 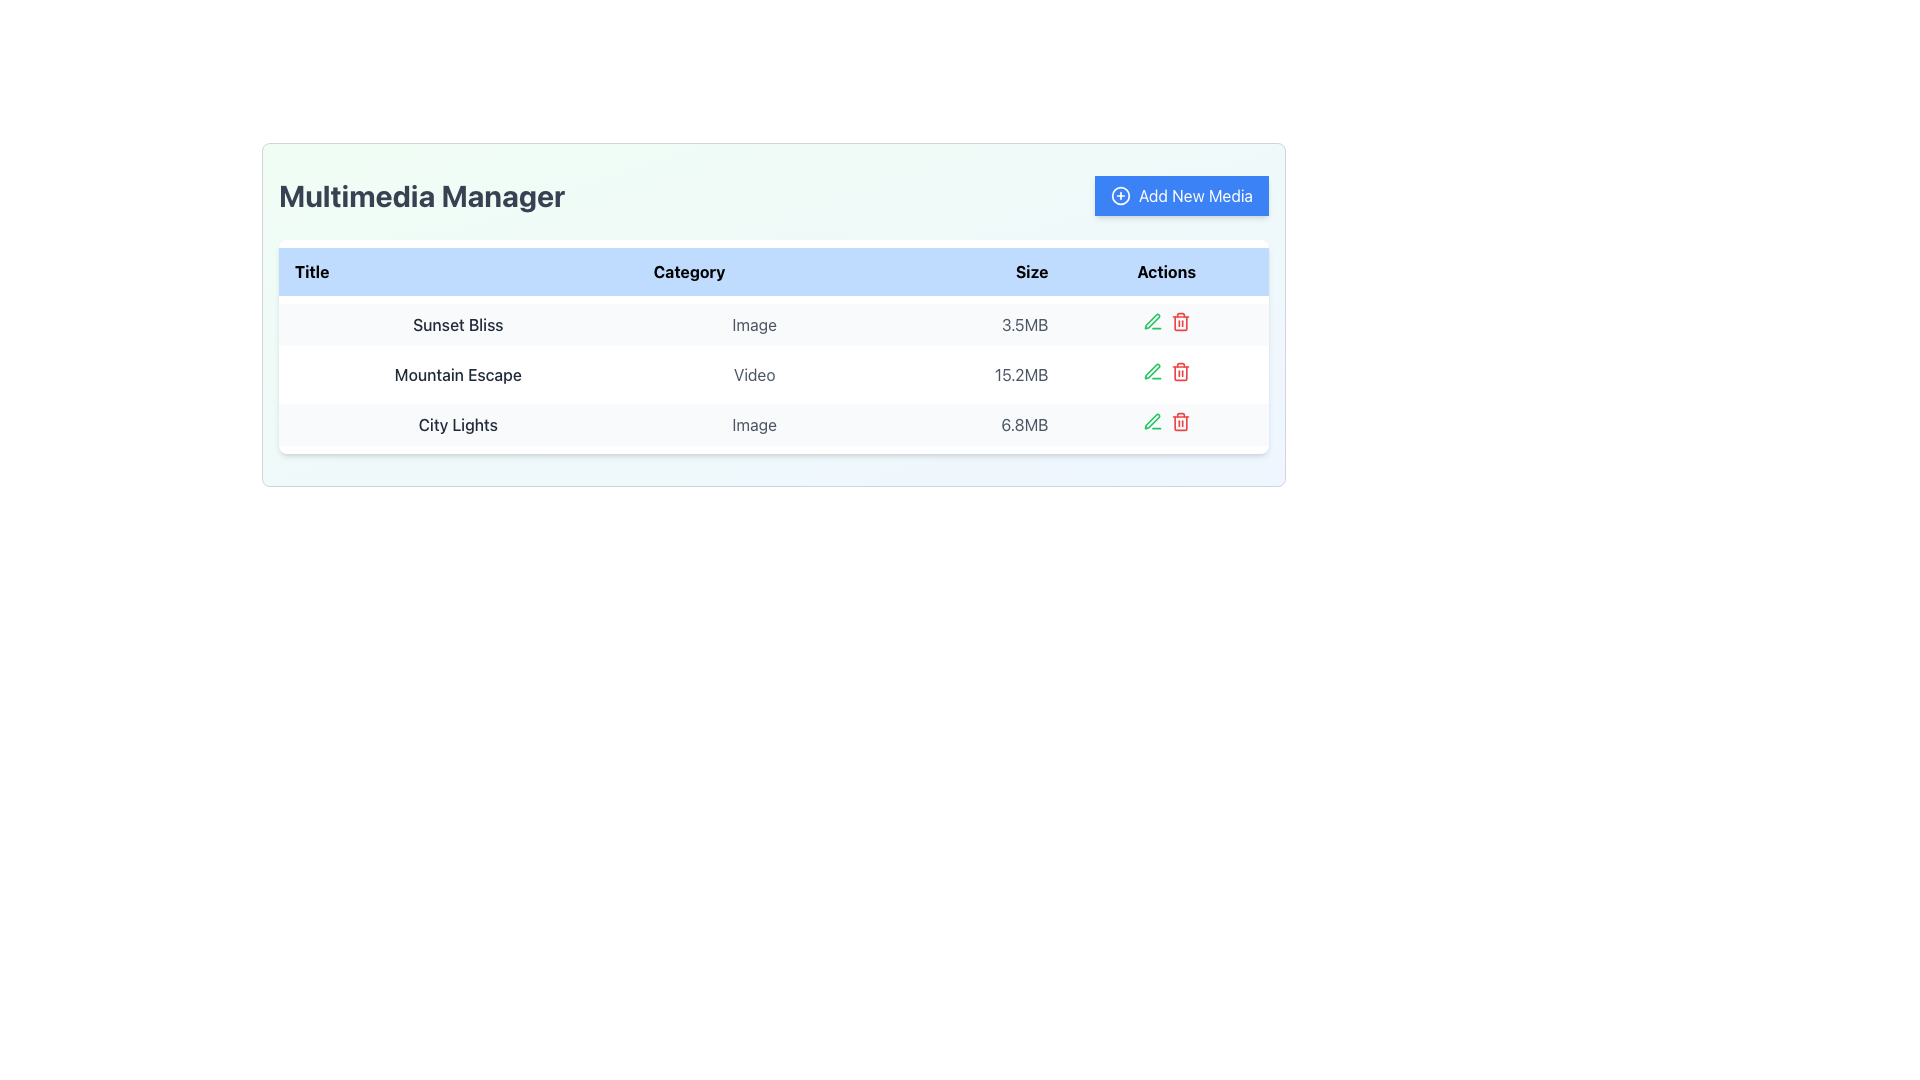 I want to click on the small green pen icon located in the 'Actions' column of the first row in the table, adjacent to the '3.5MB' size details, so click(x=1152, y=320).